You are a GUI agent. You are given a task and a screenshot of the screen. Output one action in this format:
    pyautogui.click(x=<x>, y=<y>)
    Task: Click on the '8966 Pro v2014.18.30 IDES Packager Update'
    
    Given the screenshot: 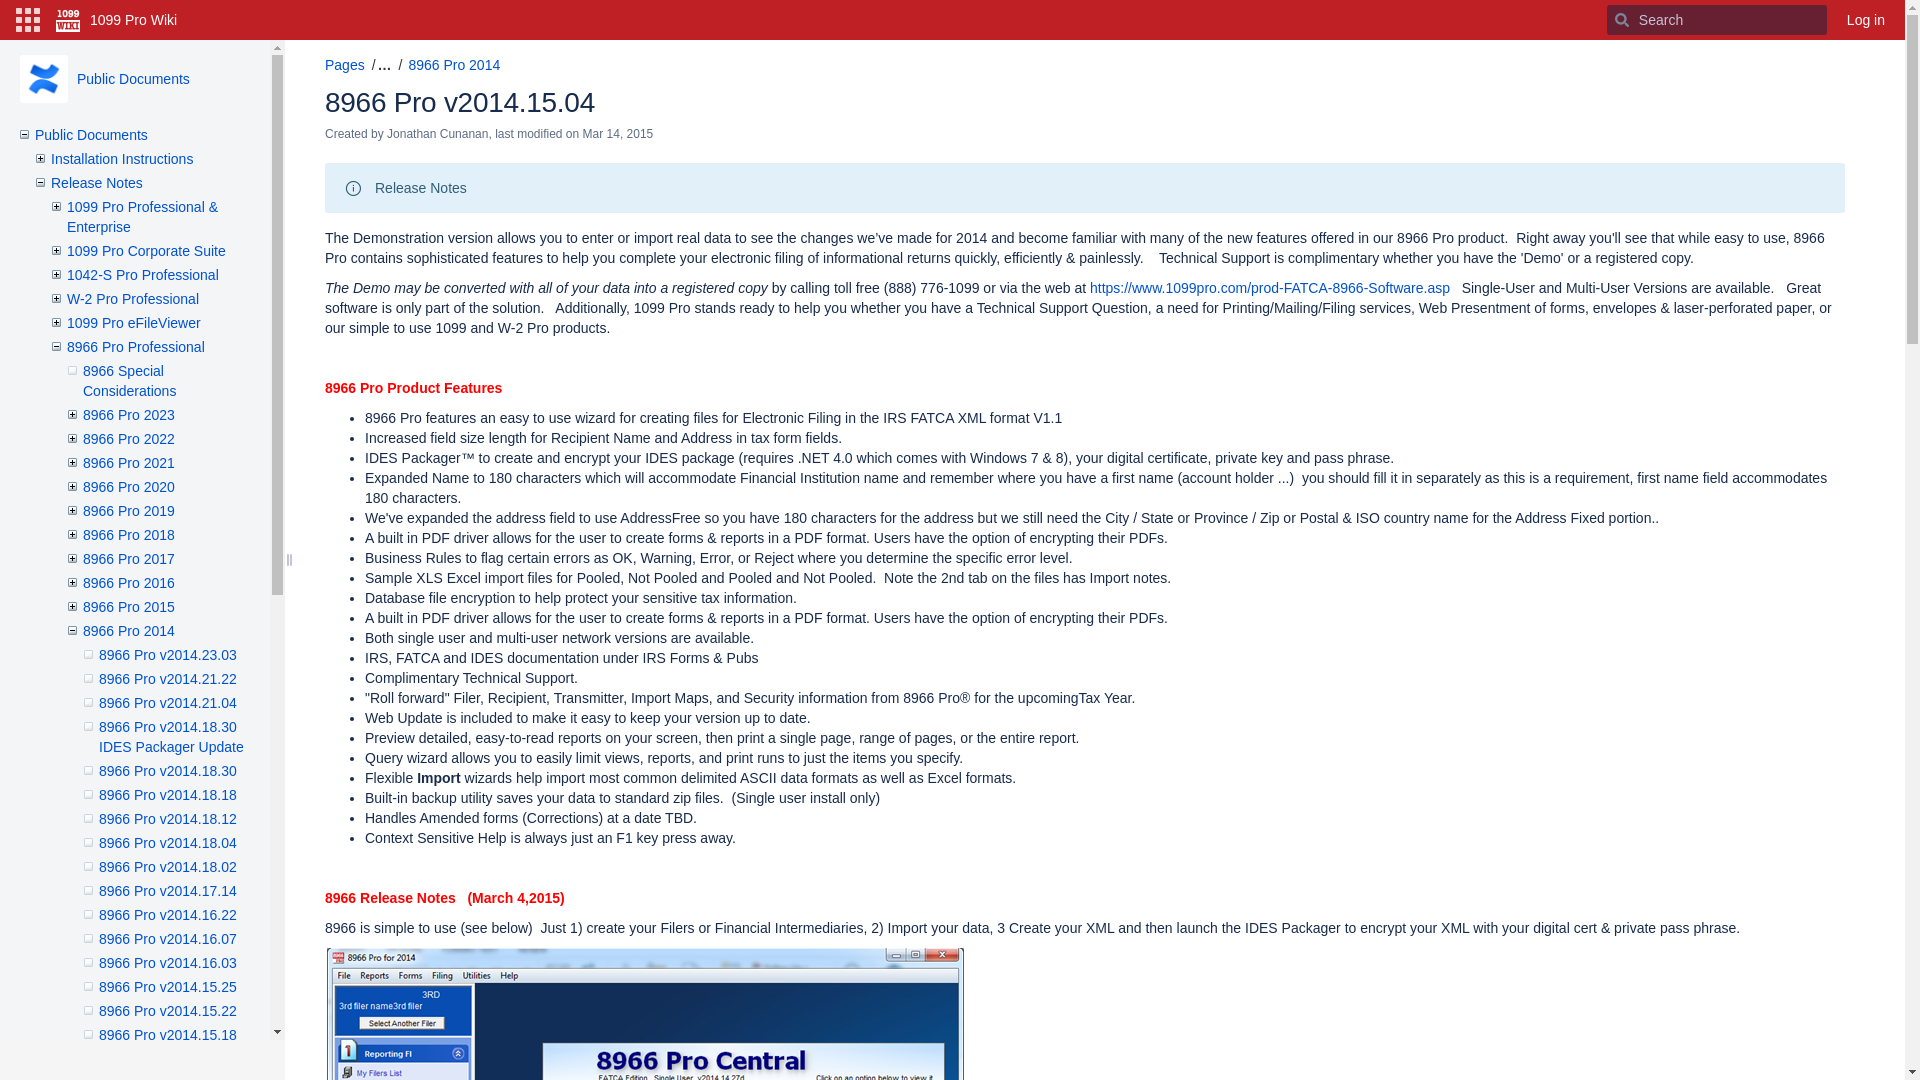 What is the action you would take?
    pyautogui.click(x=171, y=736)
    